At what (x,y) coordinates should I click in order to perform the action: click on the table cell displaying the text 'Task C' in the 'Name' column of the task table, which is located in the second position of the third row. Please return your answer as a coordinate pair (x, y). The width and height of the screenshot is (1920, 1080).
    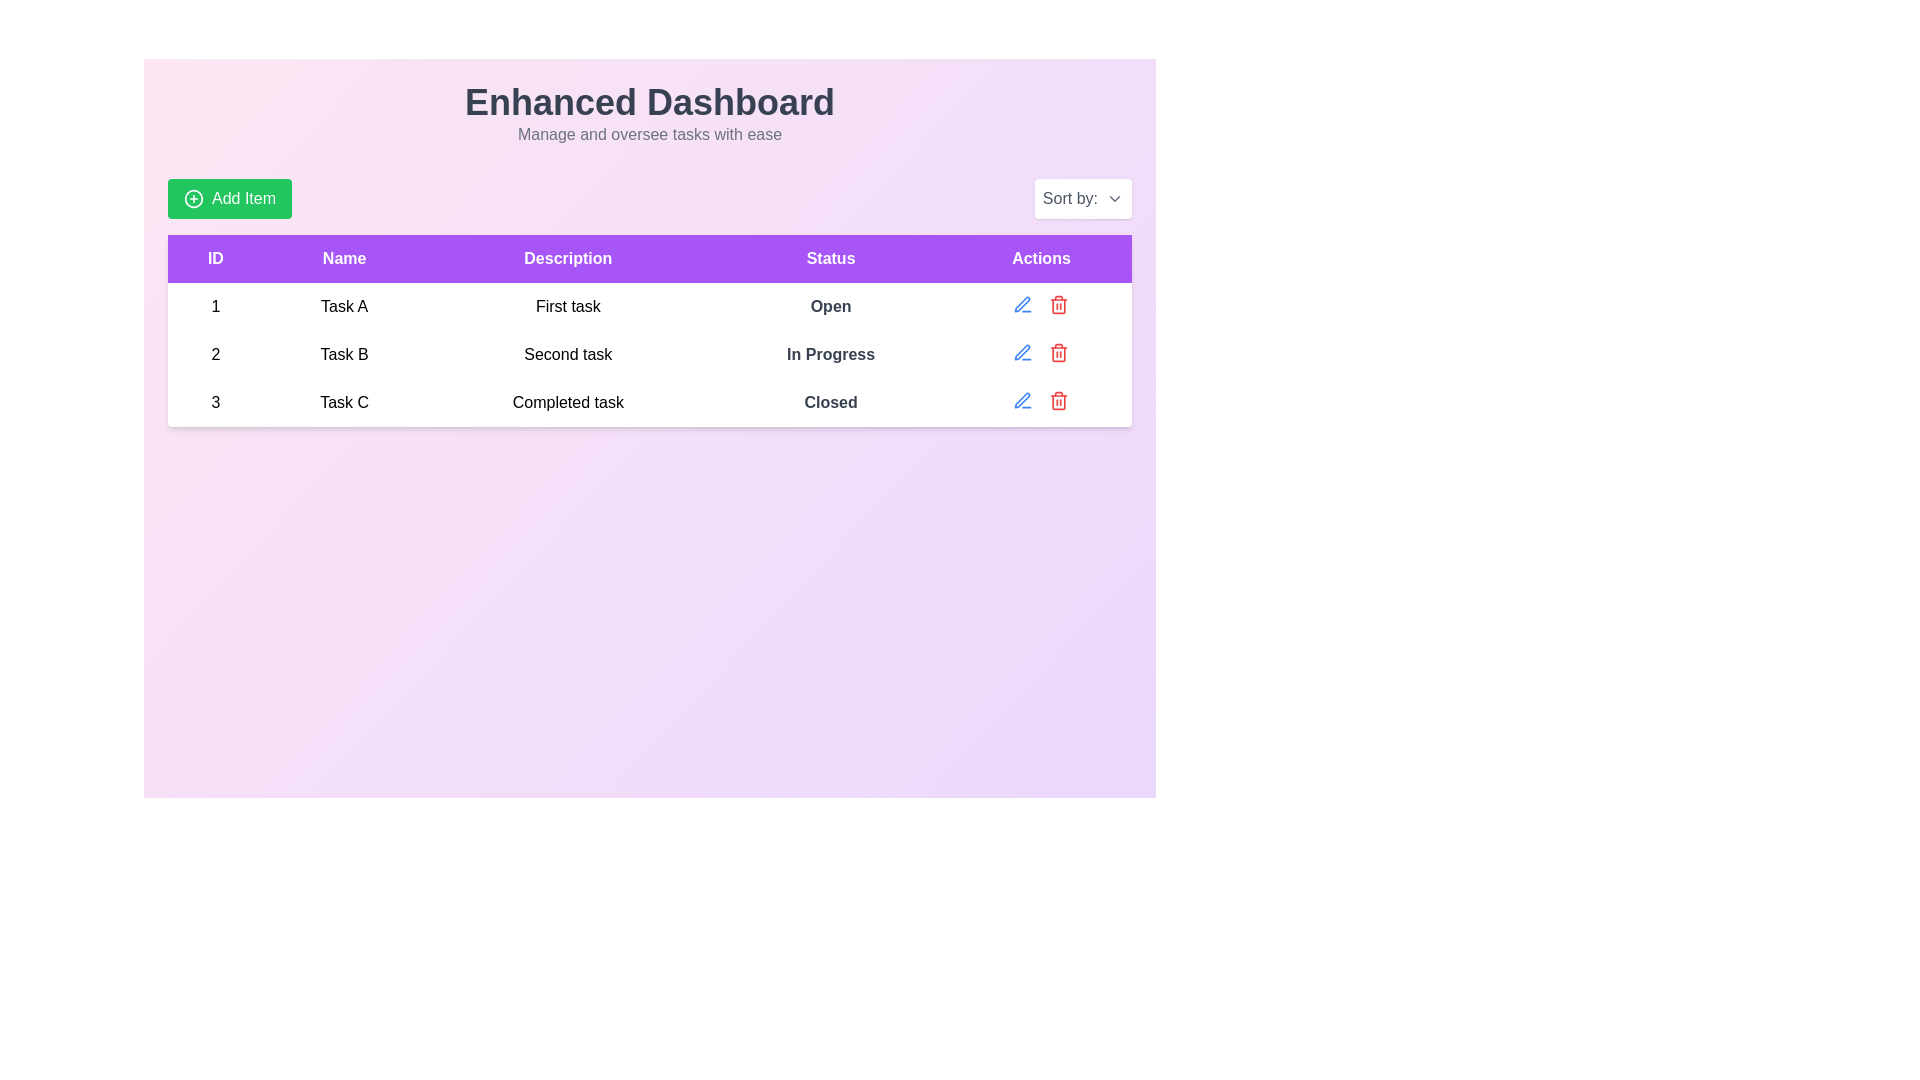
    Looking at the image, I should click on (344, 402).